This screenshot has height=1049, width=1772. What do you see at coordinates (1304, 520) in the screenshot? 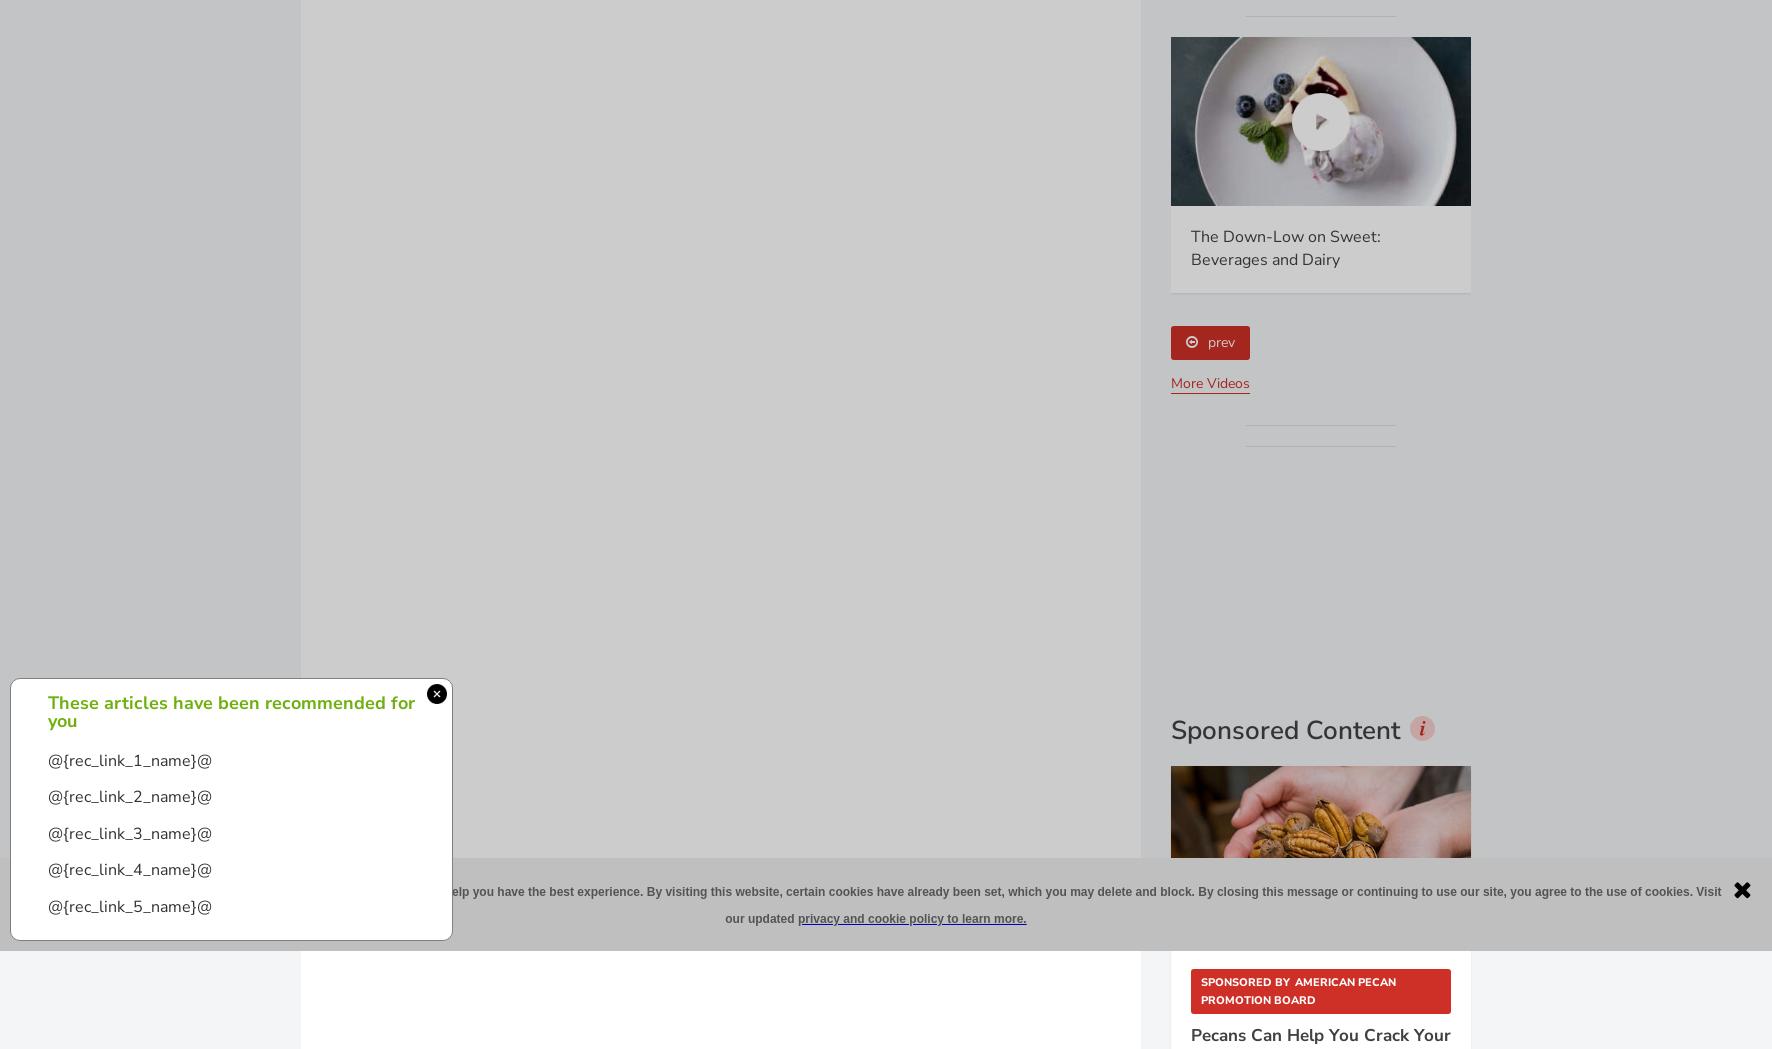
I see `'Sponsored Content is a special paid section where industry companies provide high quality, objective, non-commercial content around topics of interest to the'` at bounding box center [1304, 520].